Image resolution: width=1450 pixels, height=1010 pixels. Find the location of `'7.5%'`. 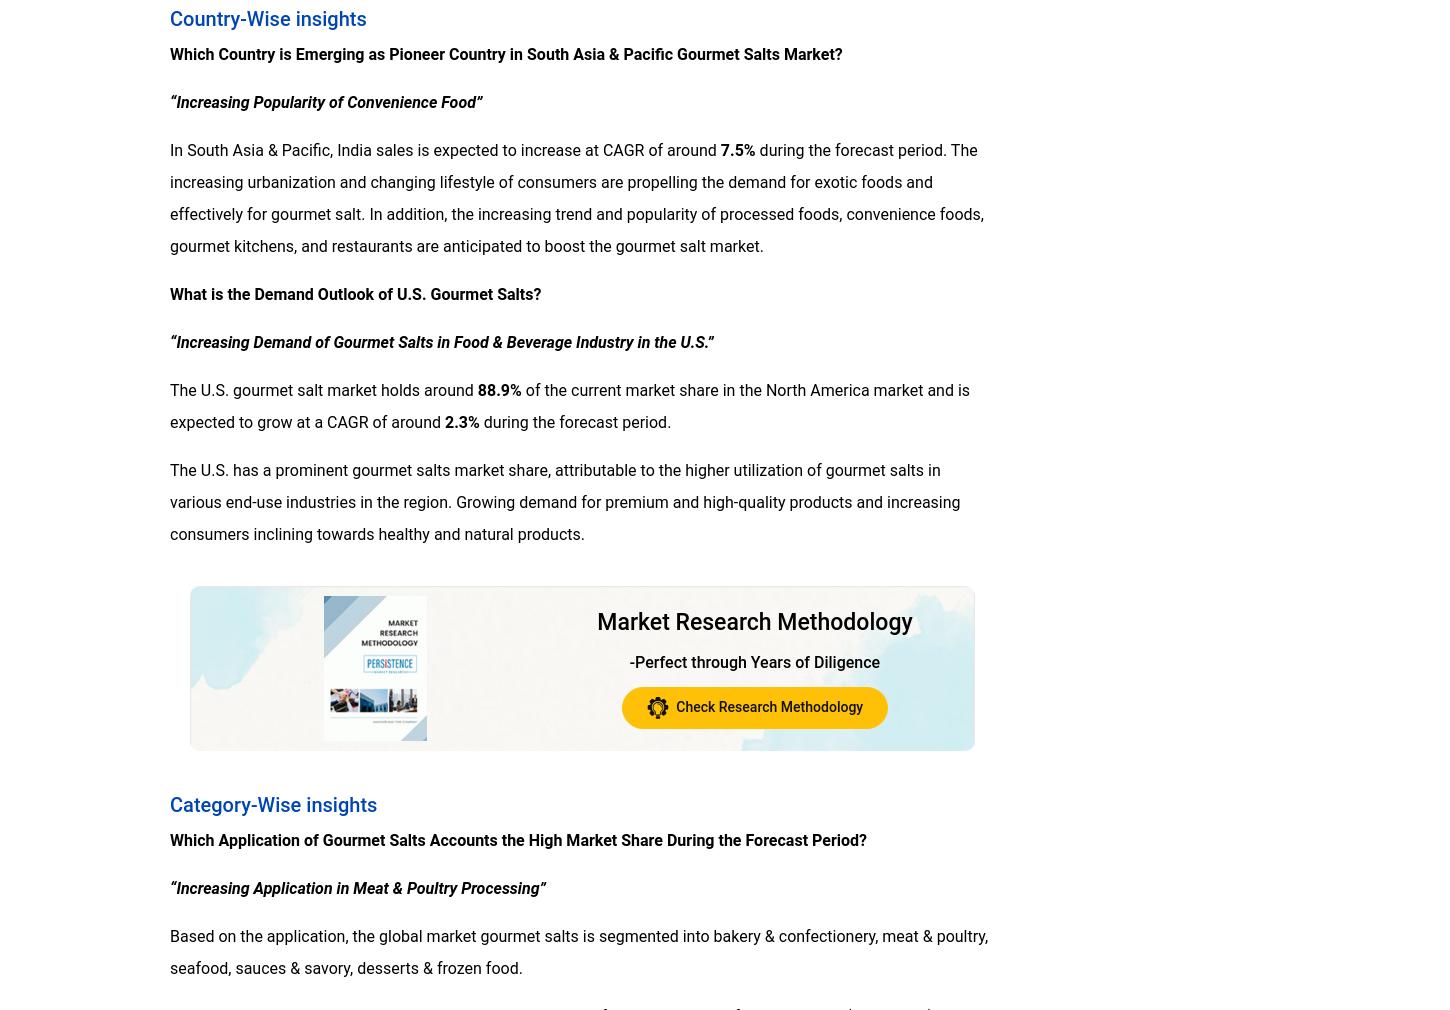

'7.5%' is located at coordinates (737, 148).